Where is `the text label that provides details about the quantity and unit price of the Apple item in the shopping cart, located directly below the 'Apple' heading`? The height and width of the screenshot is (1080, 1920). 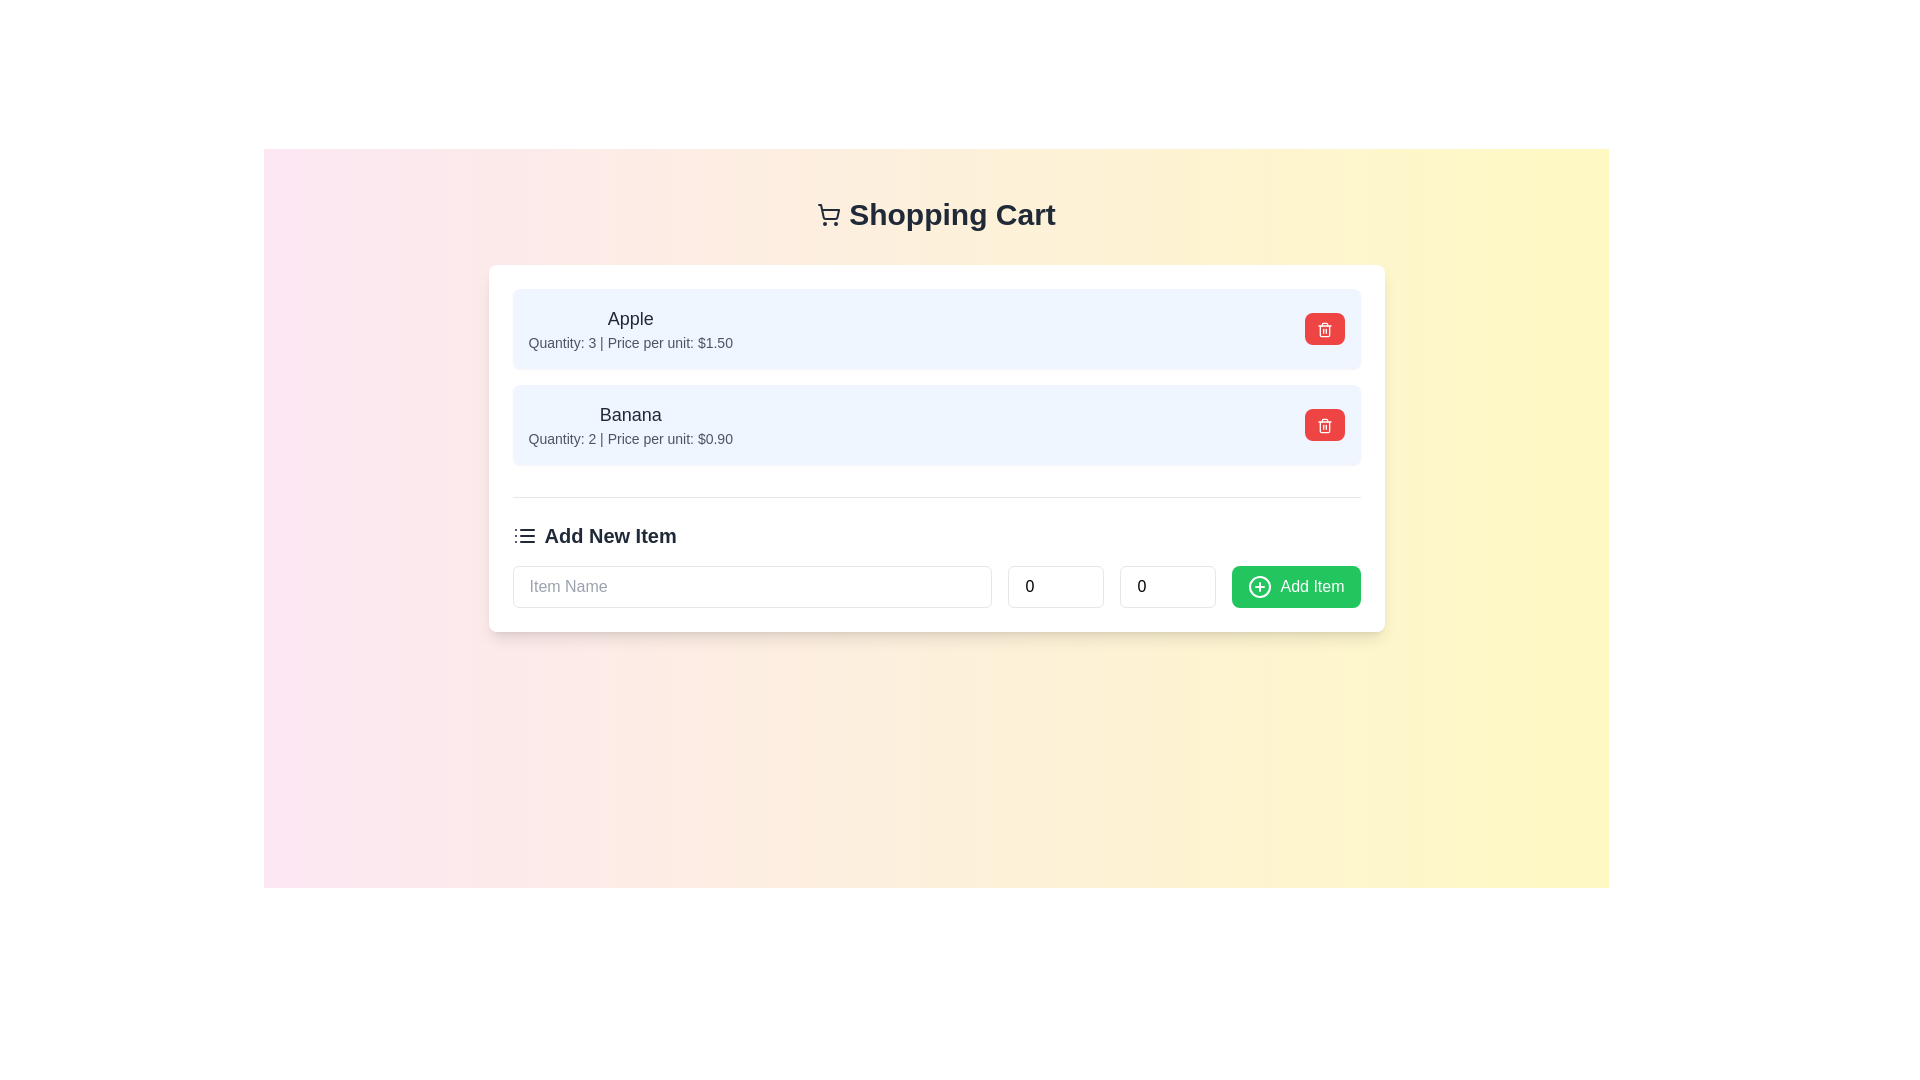
the text label that provides details about the quantity and unit price of the Apple item in the shopping cart, located directly below the 'Apple' heading is located at coordinates (629, 342).